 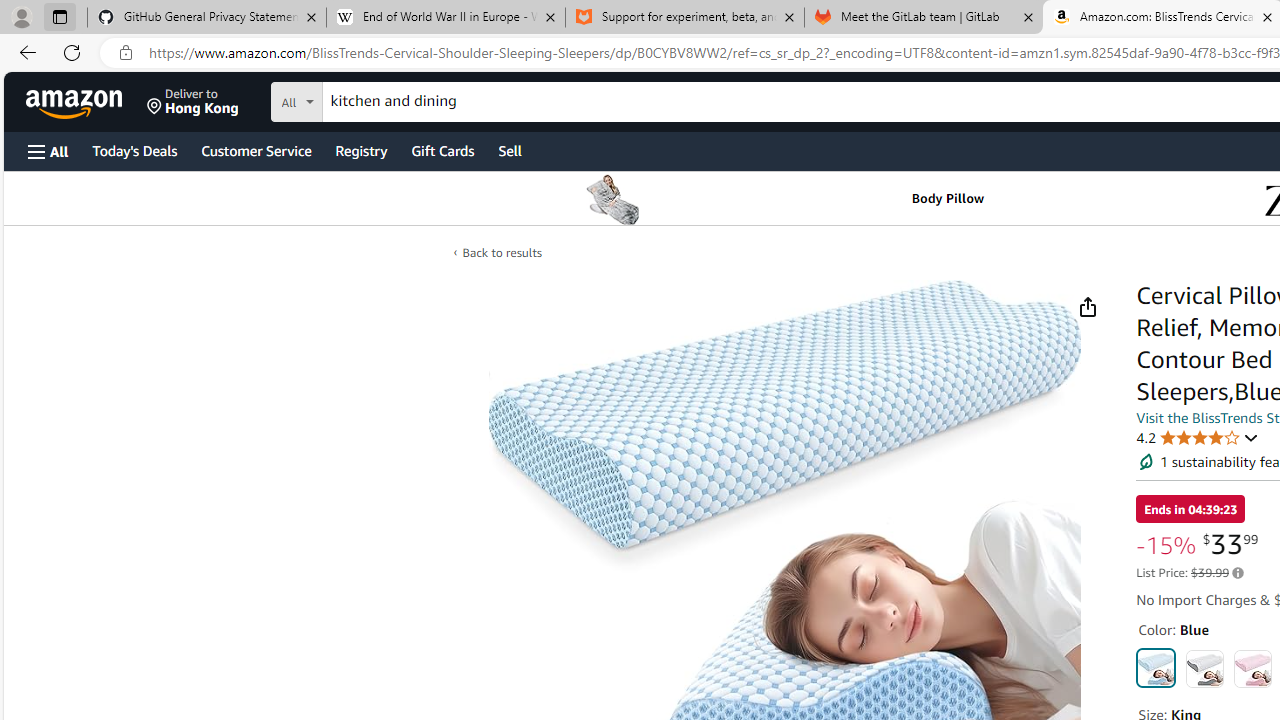 I want to click on 'End of World War II in Europe - Wikipedia', so click(x=444, y=17).